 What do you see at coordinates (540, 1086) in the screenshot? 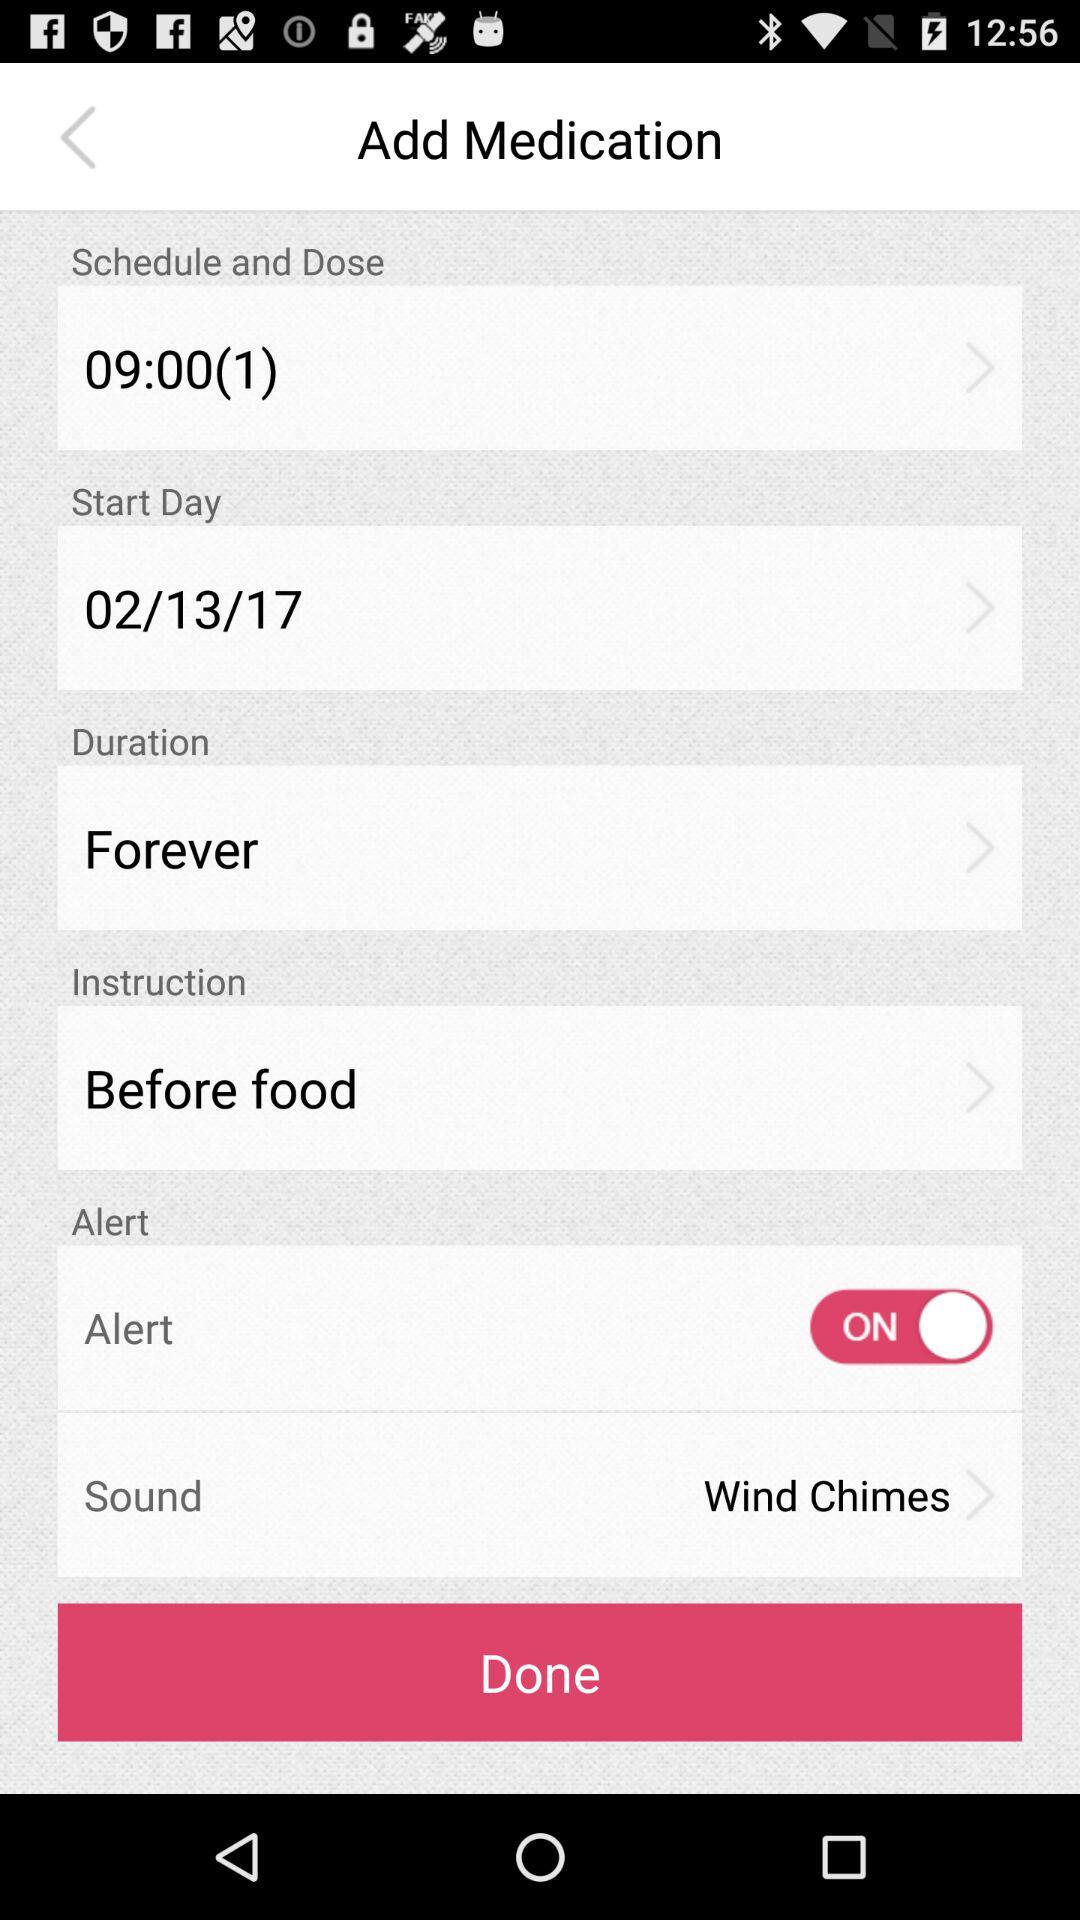
I see `the app below instruction item` at bounding box center [540, 1086].